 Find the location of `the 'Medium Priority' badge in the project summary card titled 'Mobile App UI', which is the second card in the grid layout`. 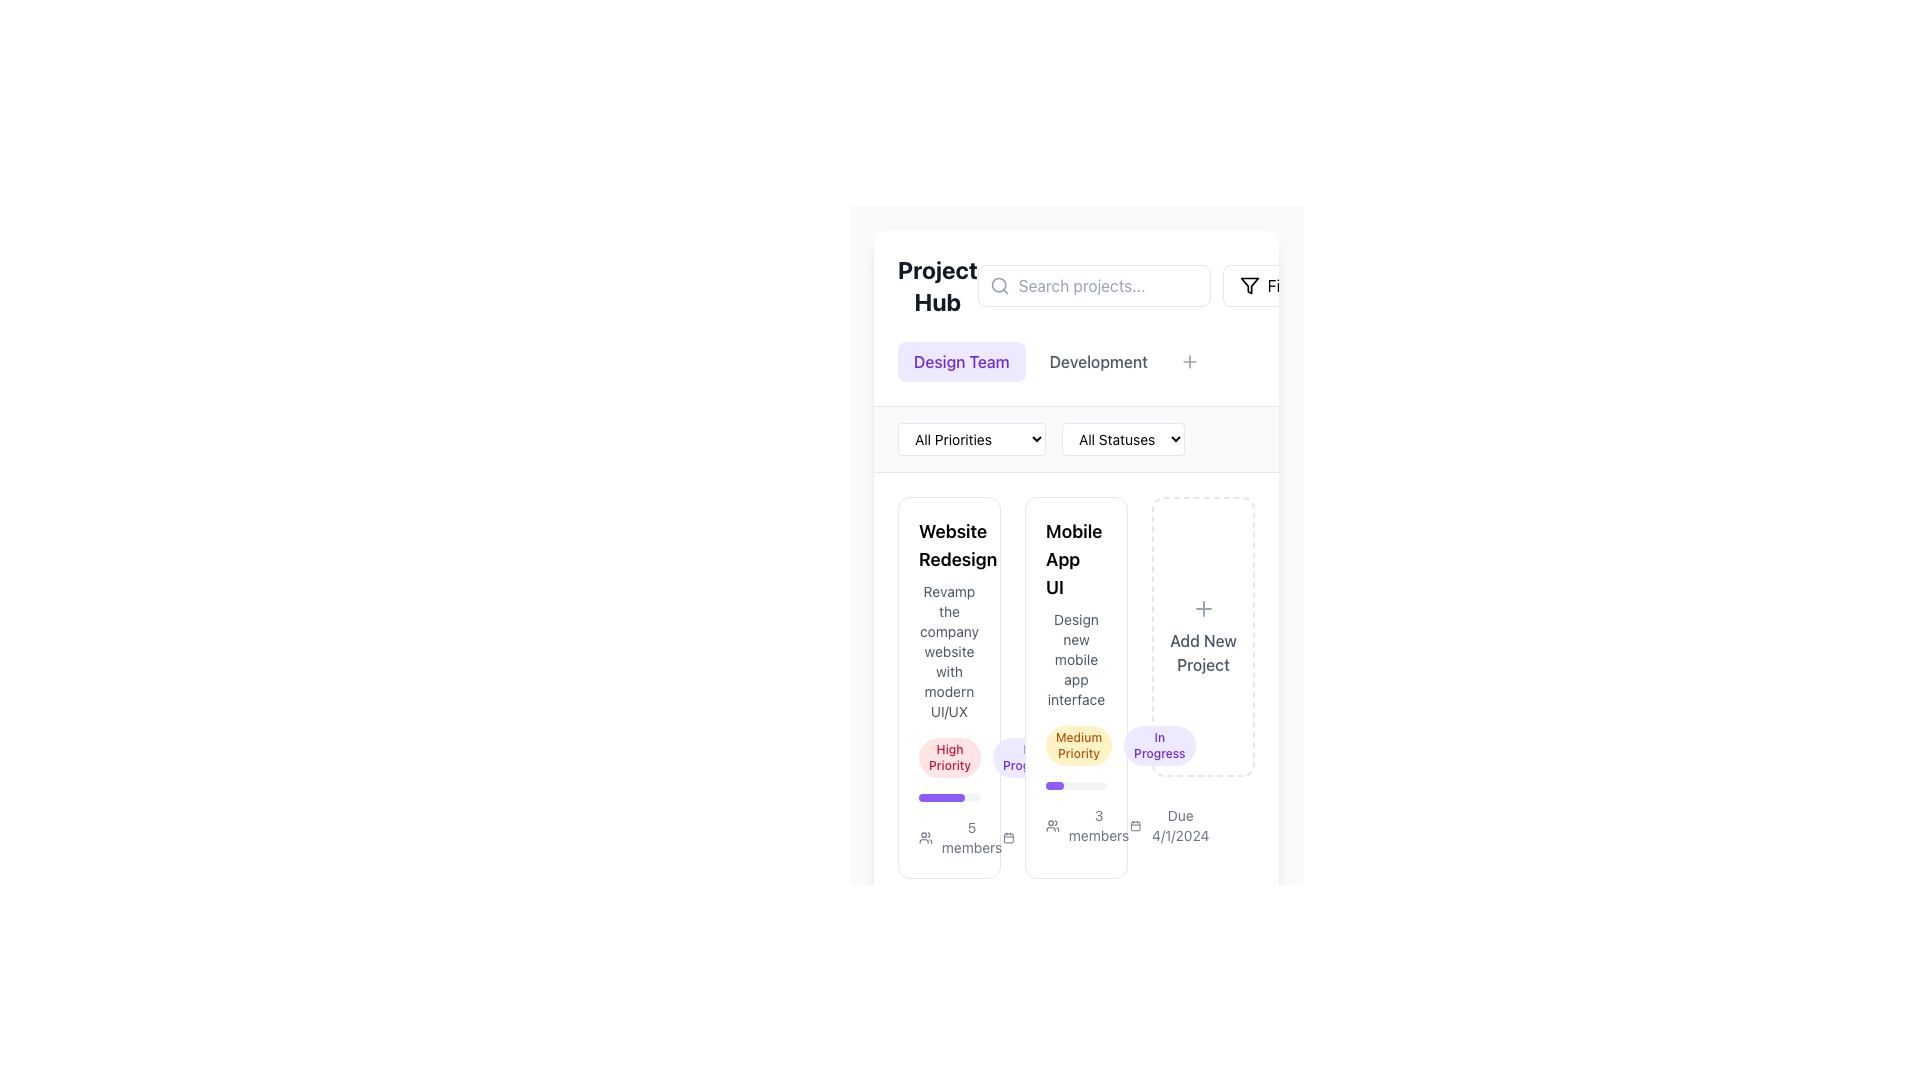

the 'Medium Priority' badge in the project summary card titled 'Mobile App UI', which is the second card in the grid layout is located at coordinates (1075, 686).